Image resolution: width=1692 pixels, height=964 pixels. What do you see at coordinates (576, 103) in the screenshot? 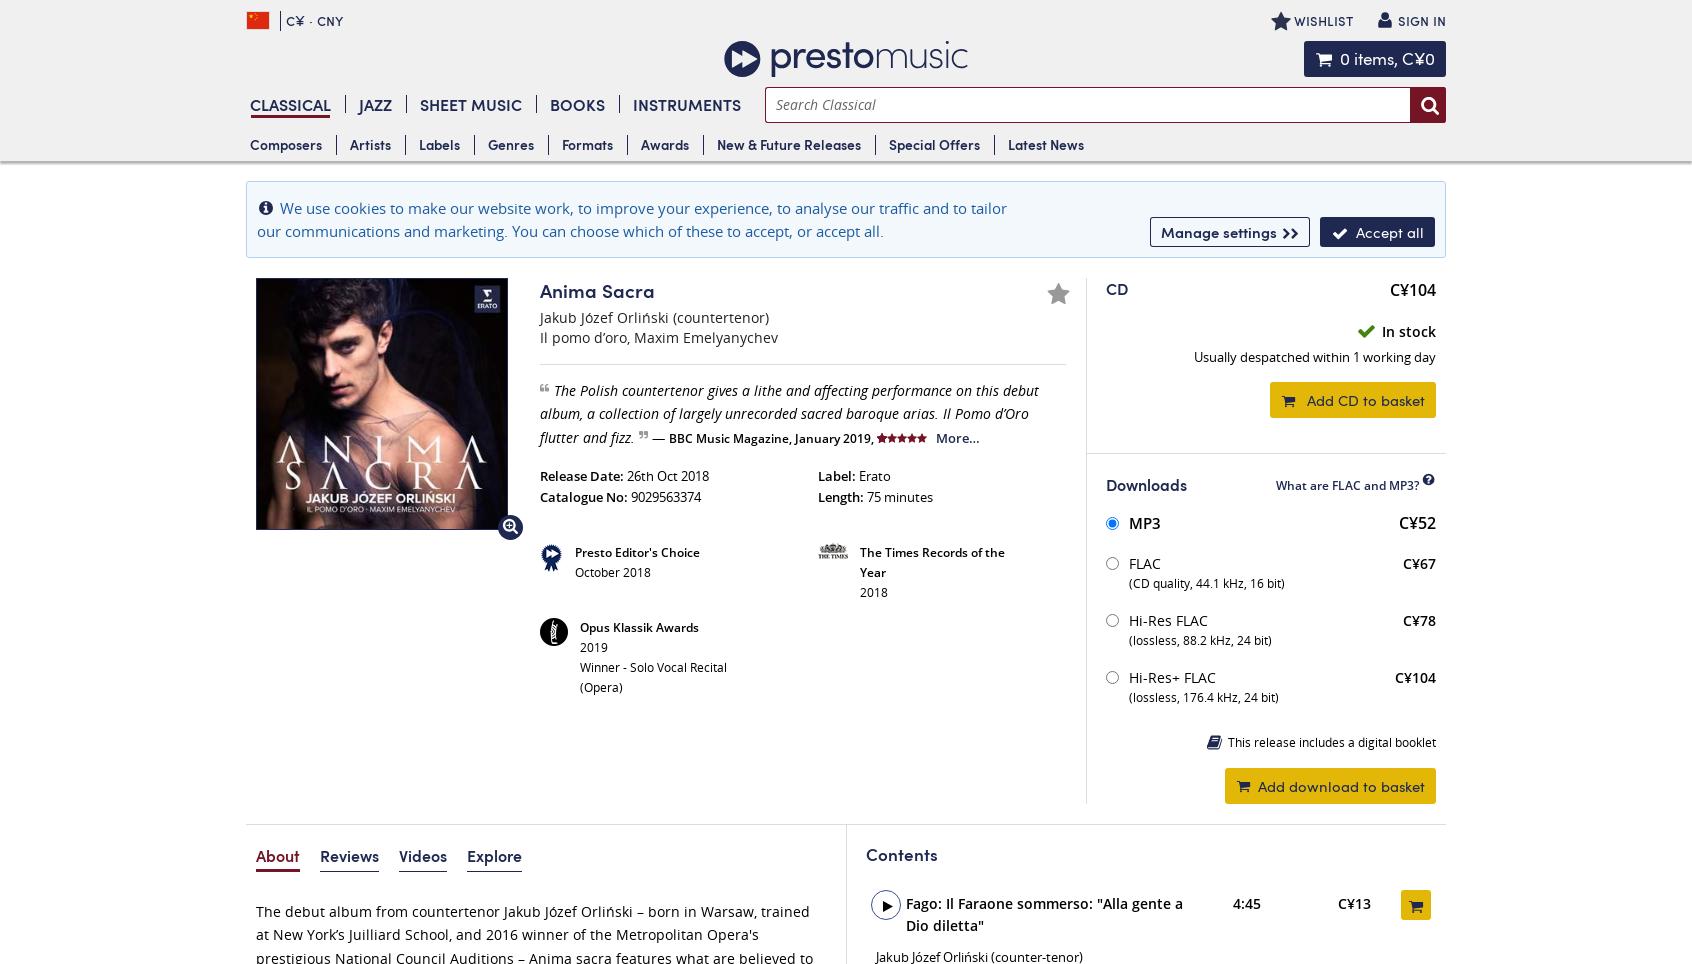
I see `'Books'` at bounding box center [576, 103].